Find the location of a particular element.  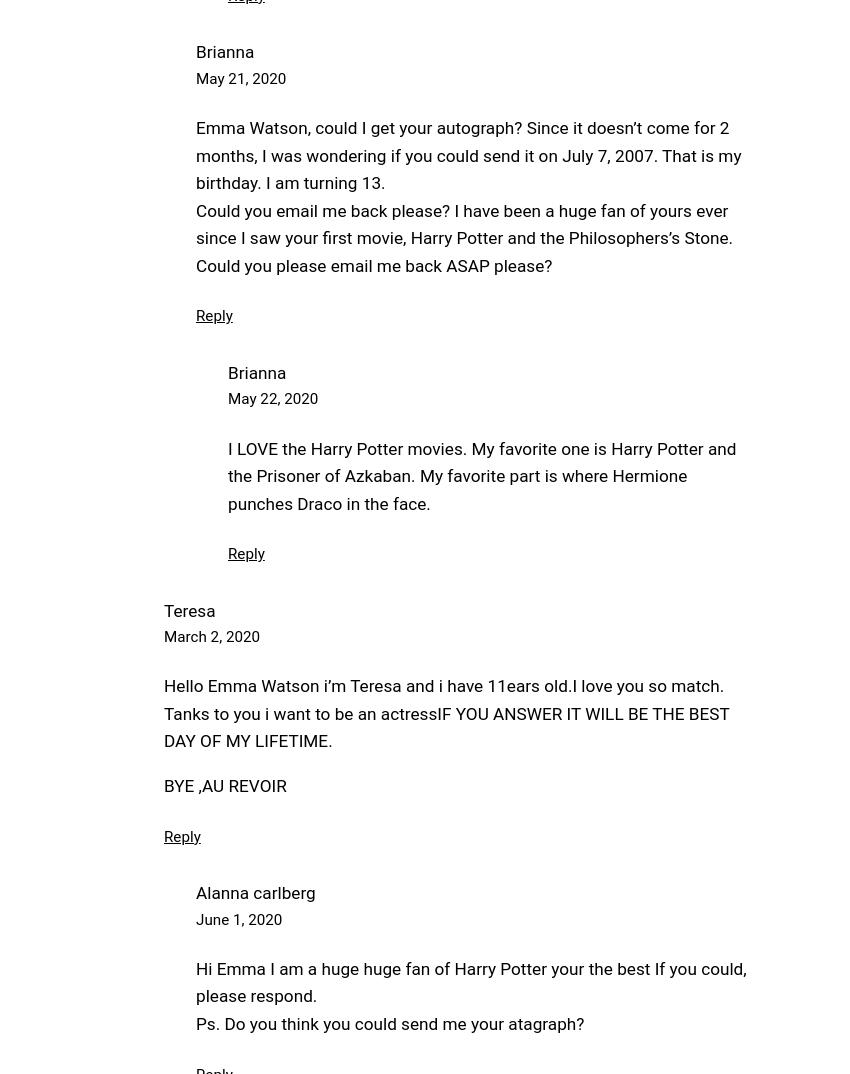

'Teresa' is located at coordinates (188, 610).